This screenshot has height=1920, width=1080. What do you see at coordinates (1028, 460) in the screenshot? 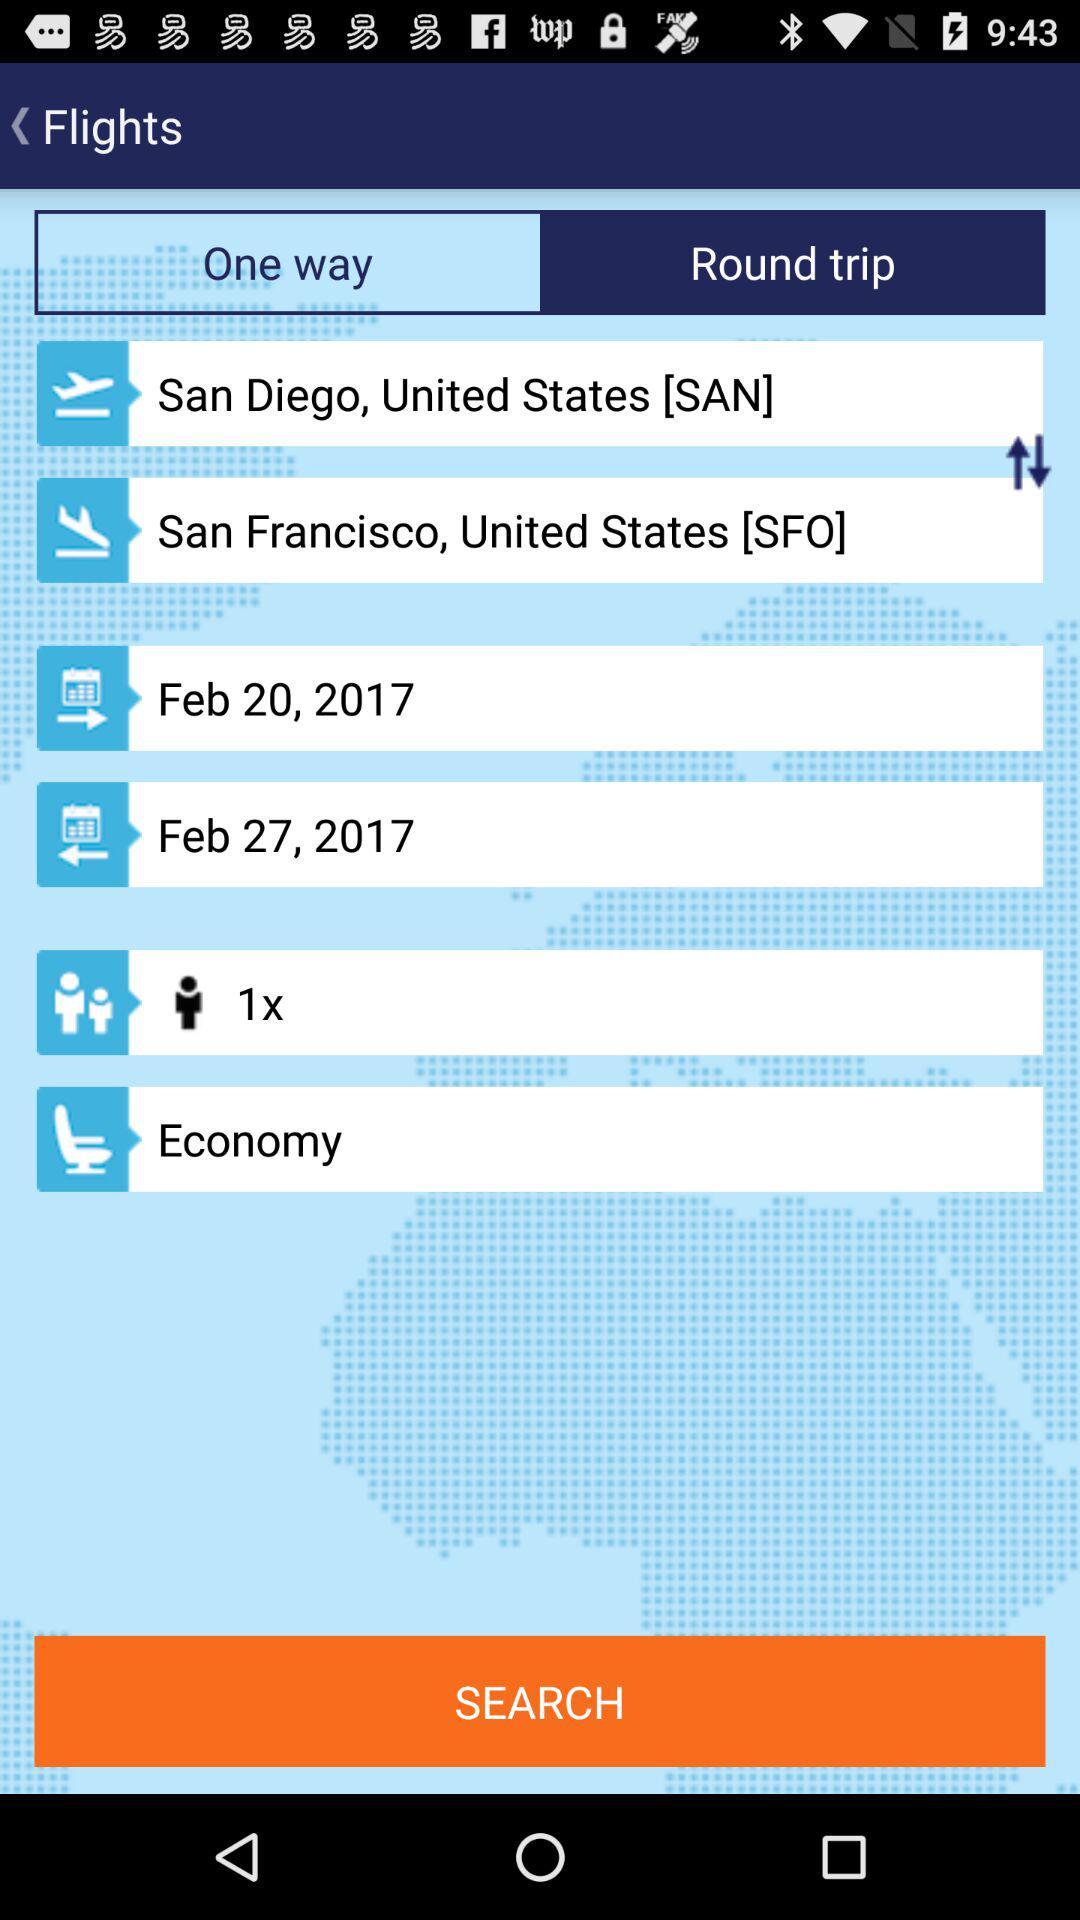
I see `swap` at bounding box center [1028, 460].